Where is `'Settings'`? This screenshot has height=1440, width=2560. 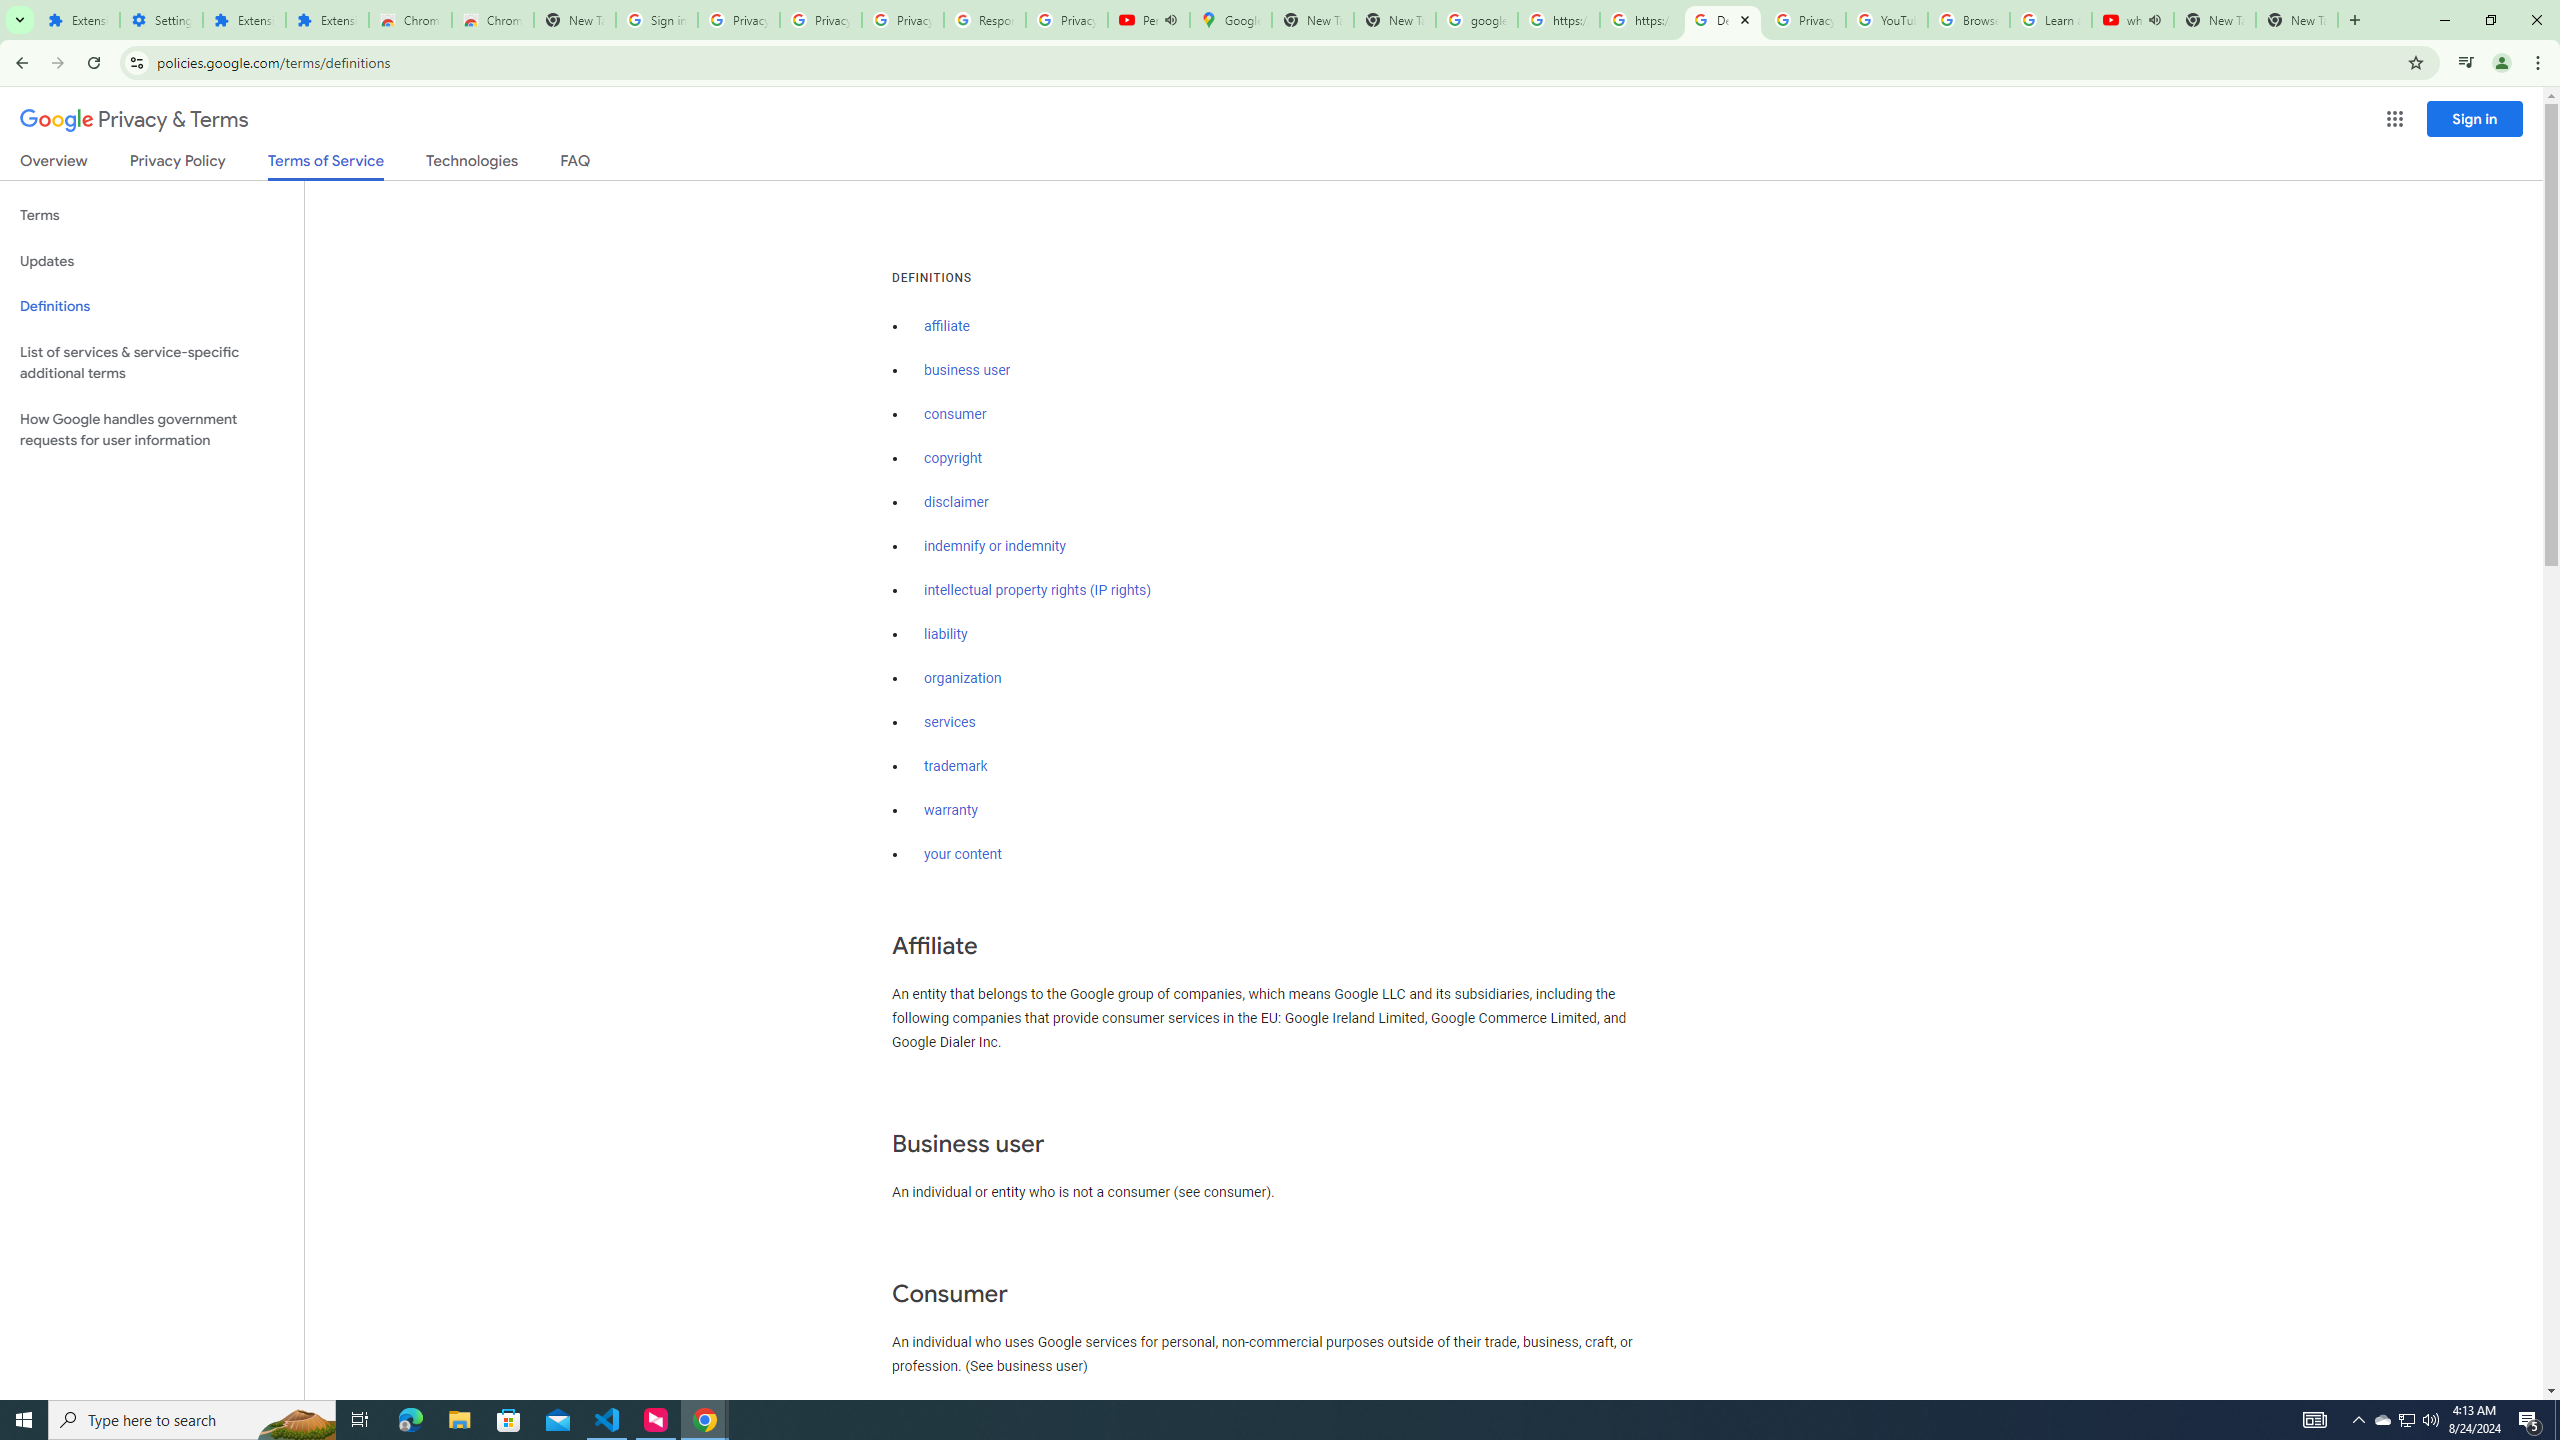
'Settings' is located at coordinates (160, 19).